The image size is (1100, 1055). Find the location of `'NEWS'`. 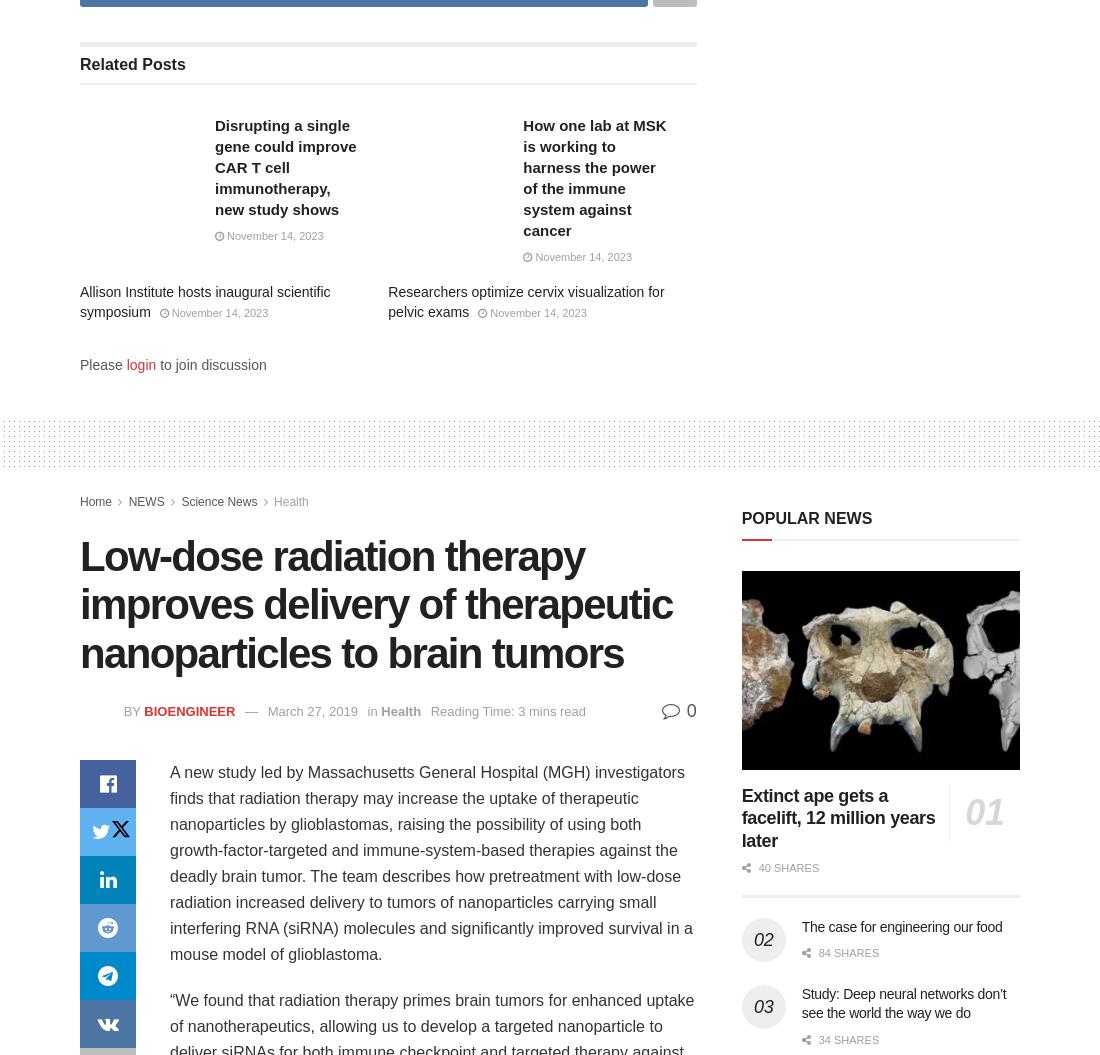

'NEWS' is located at coordinates (144, 501).